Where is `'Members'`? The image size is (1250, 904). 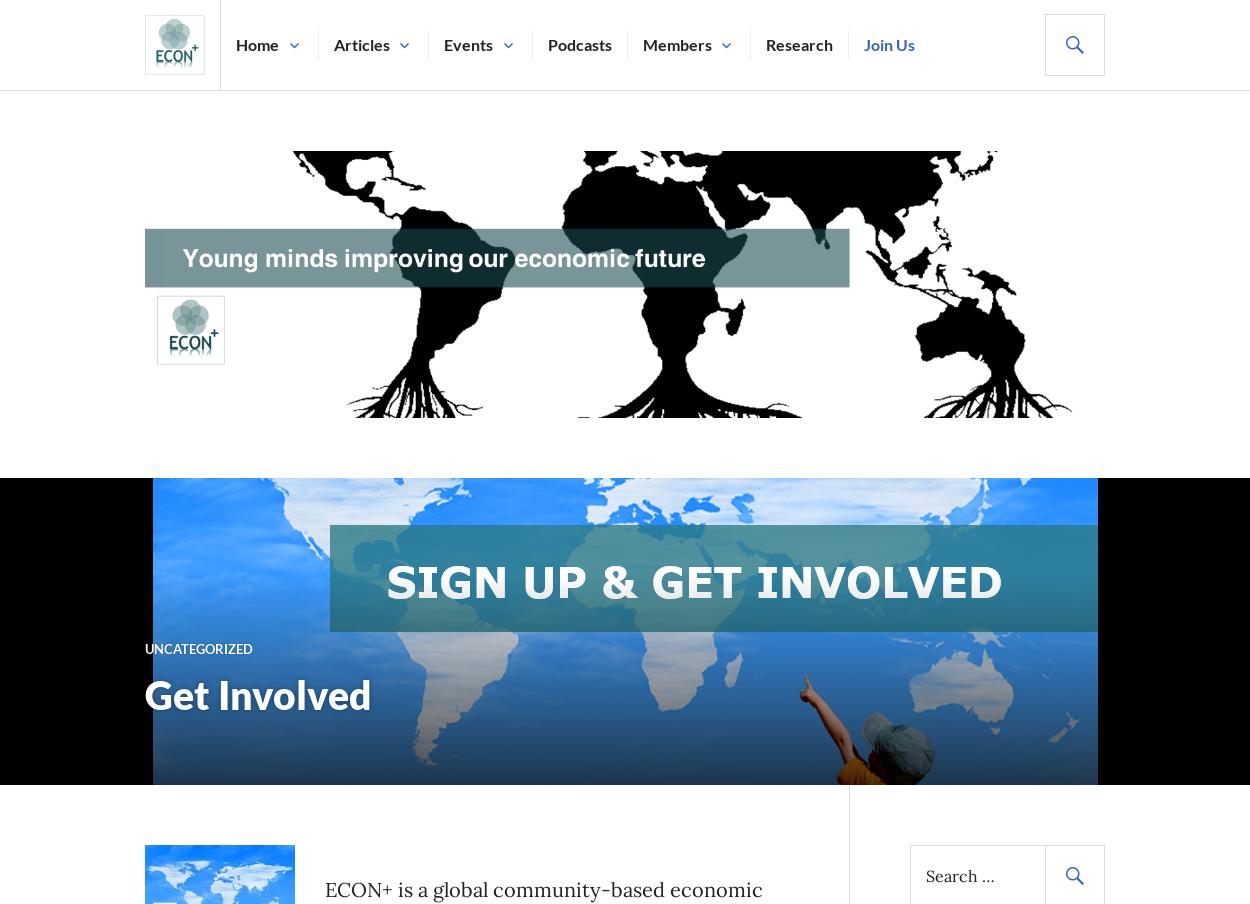
'Members' is located at coordinates (676, 43).